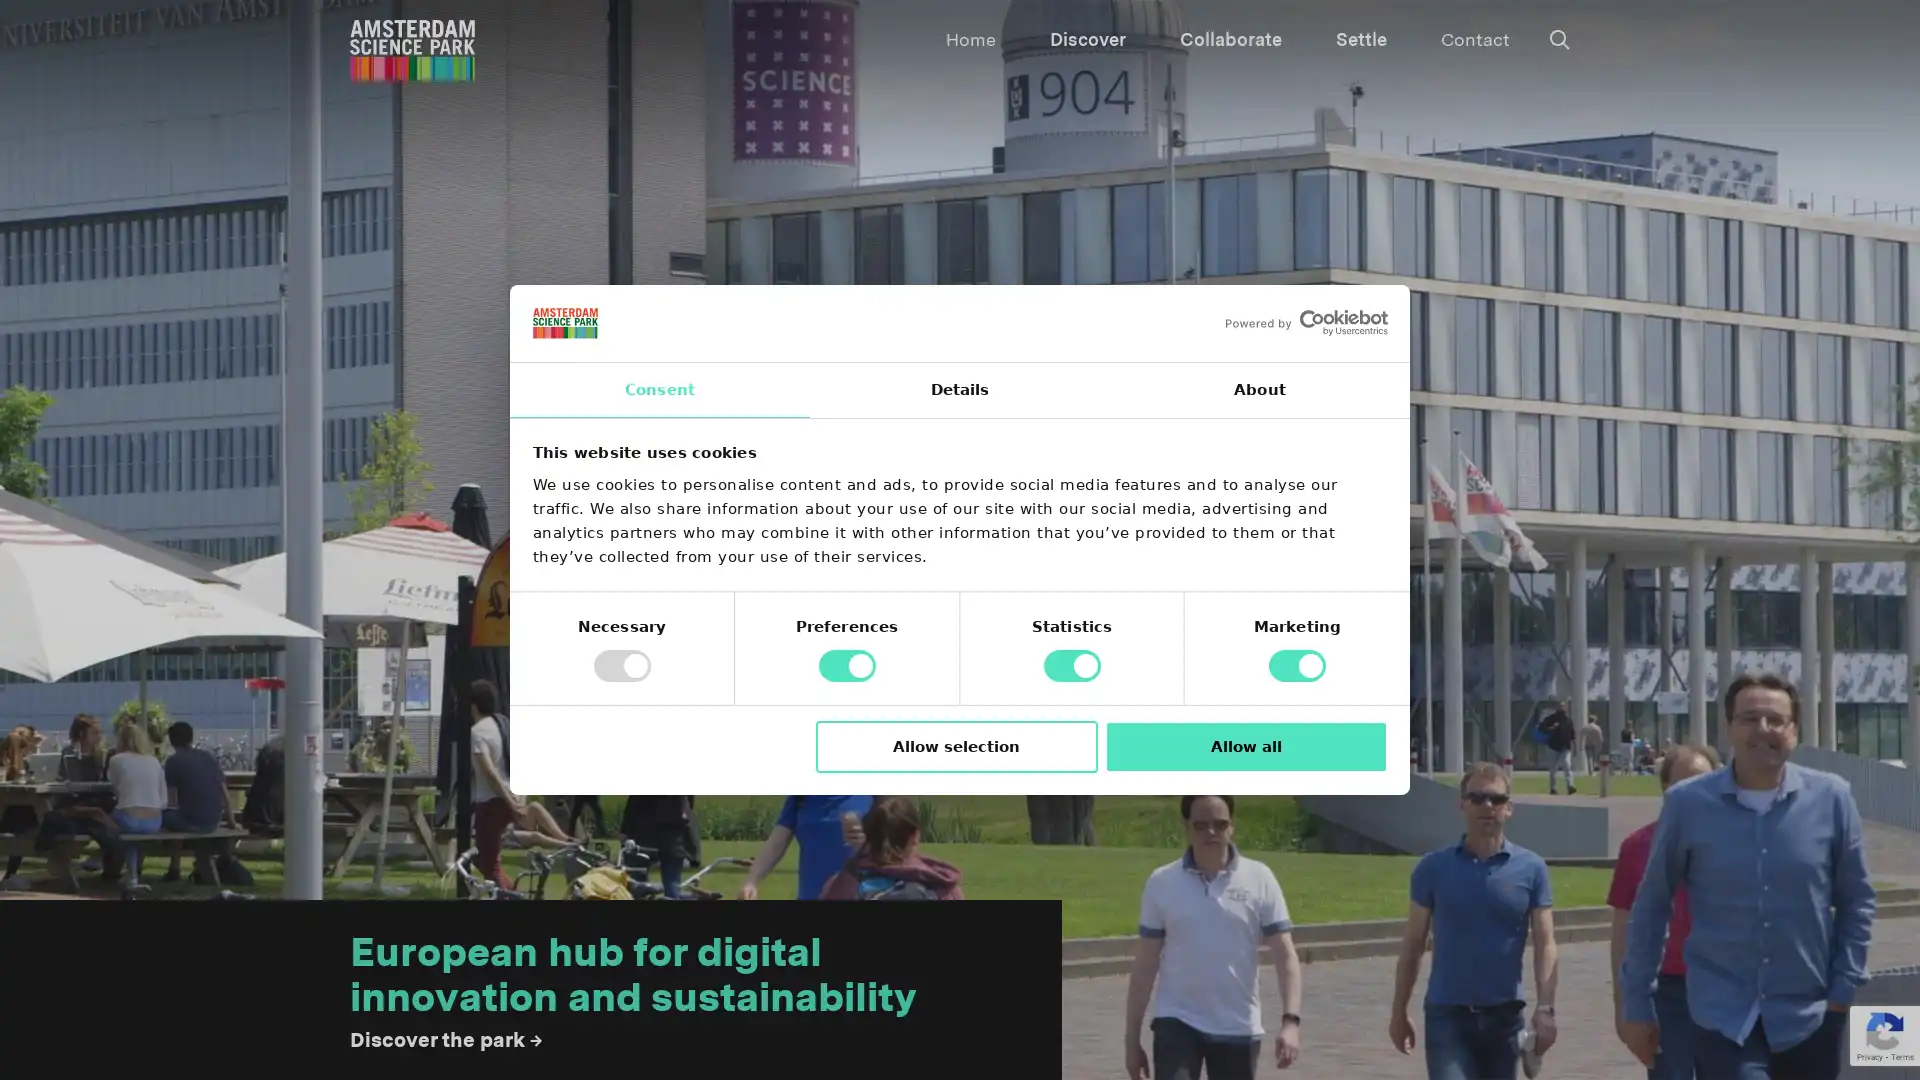 The width and height of the screenshot is (1920, 1080). What do you see at coordinates (938, 35) in the screenshot?
I see `SEARCH` at bounding box center [938, 35].